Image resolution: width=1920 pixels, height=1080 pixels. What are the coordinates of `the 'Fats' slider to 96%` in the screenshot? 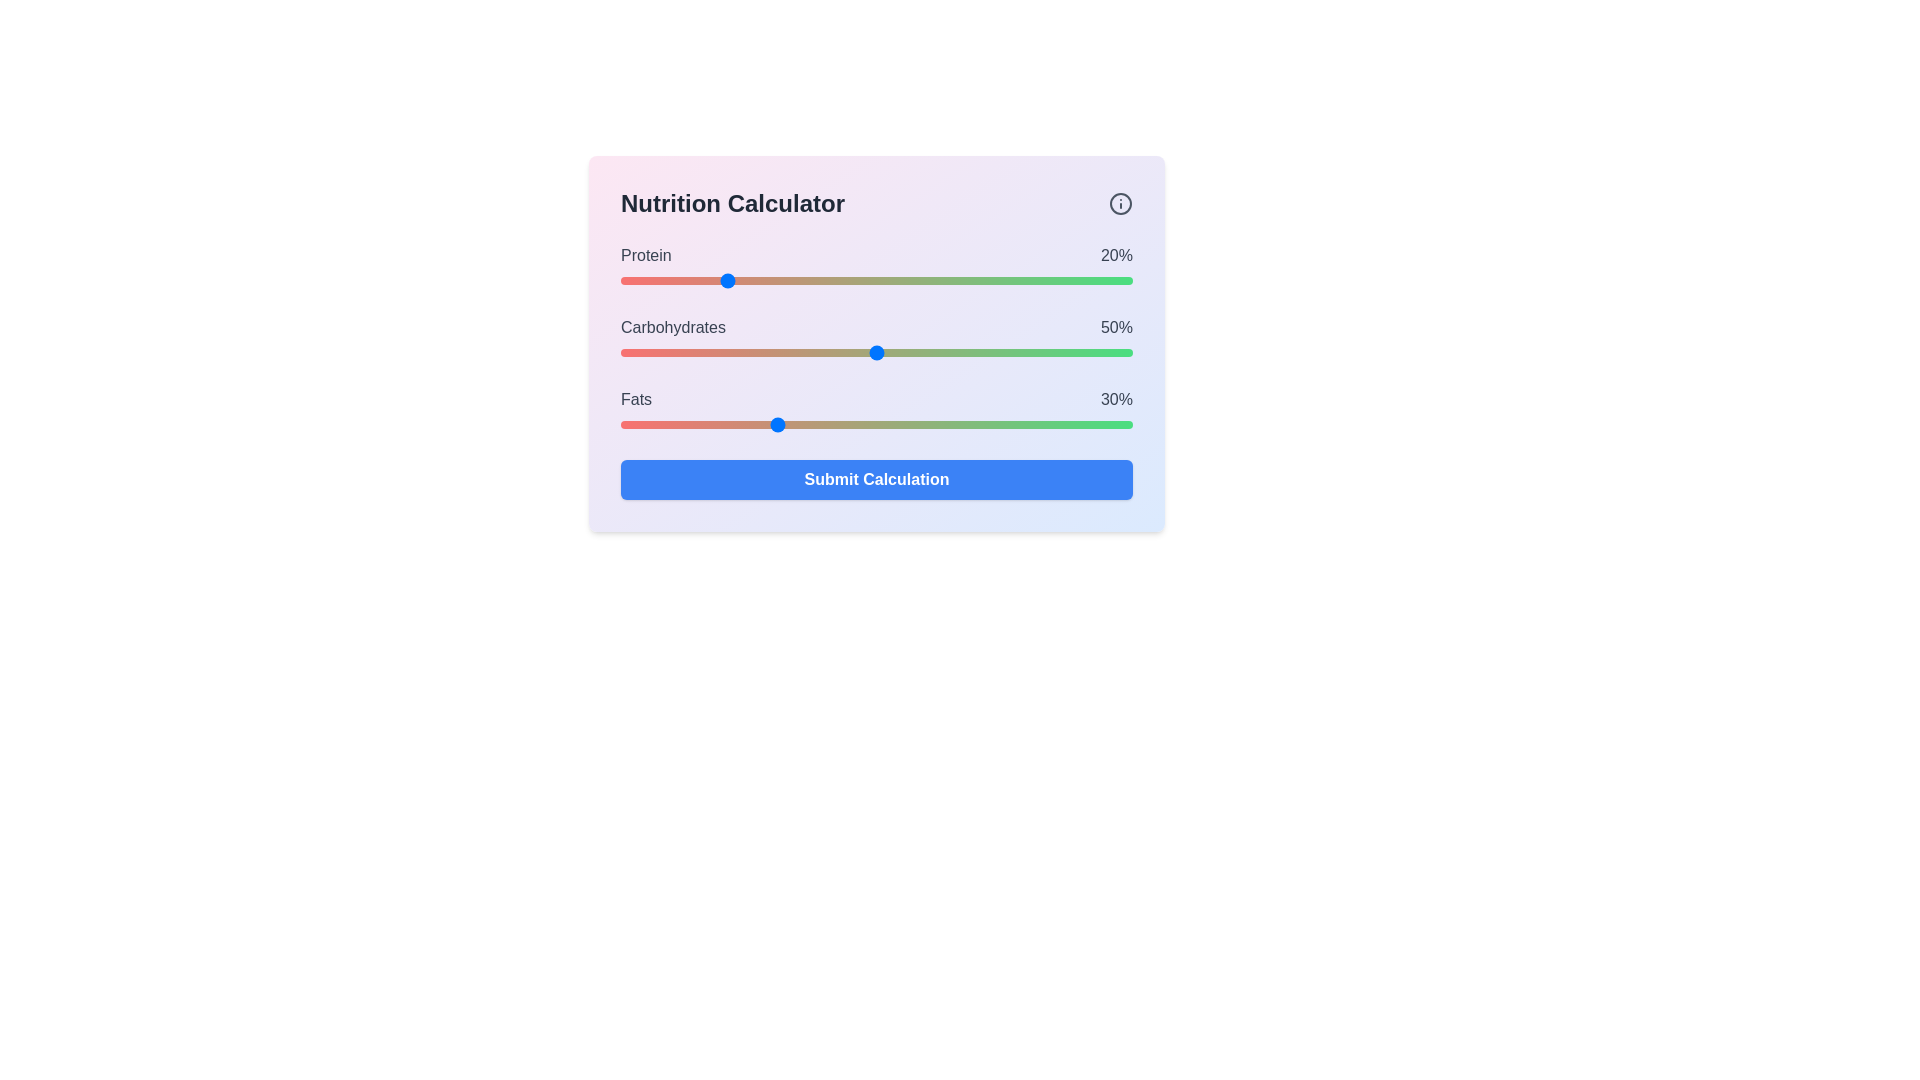 It's located at (1111, 423).